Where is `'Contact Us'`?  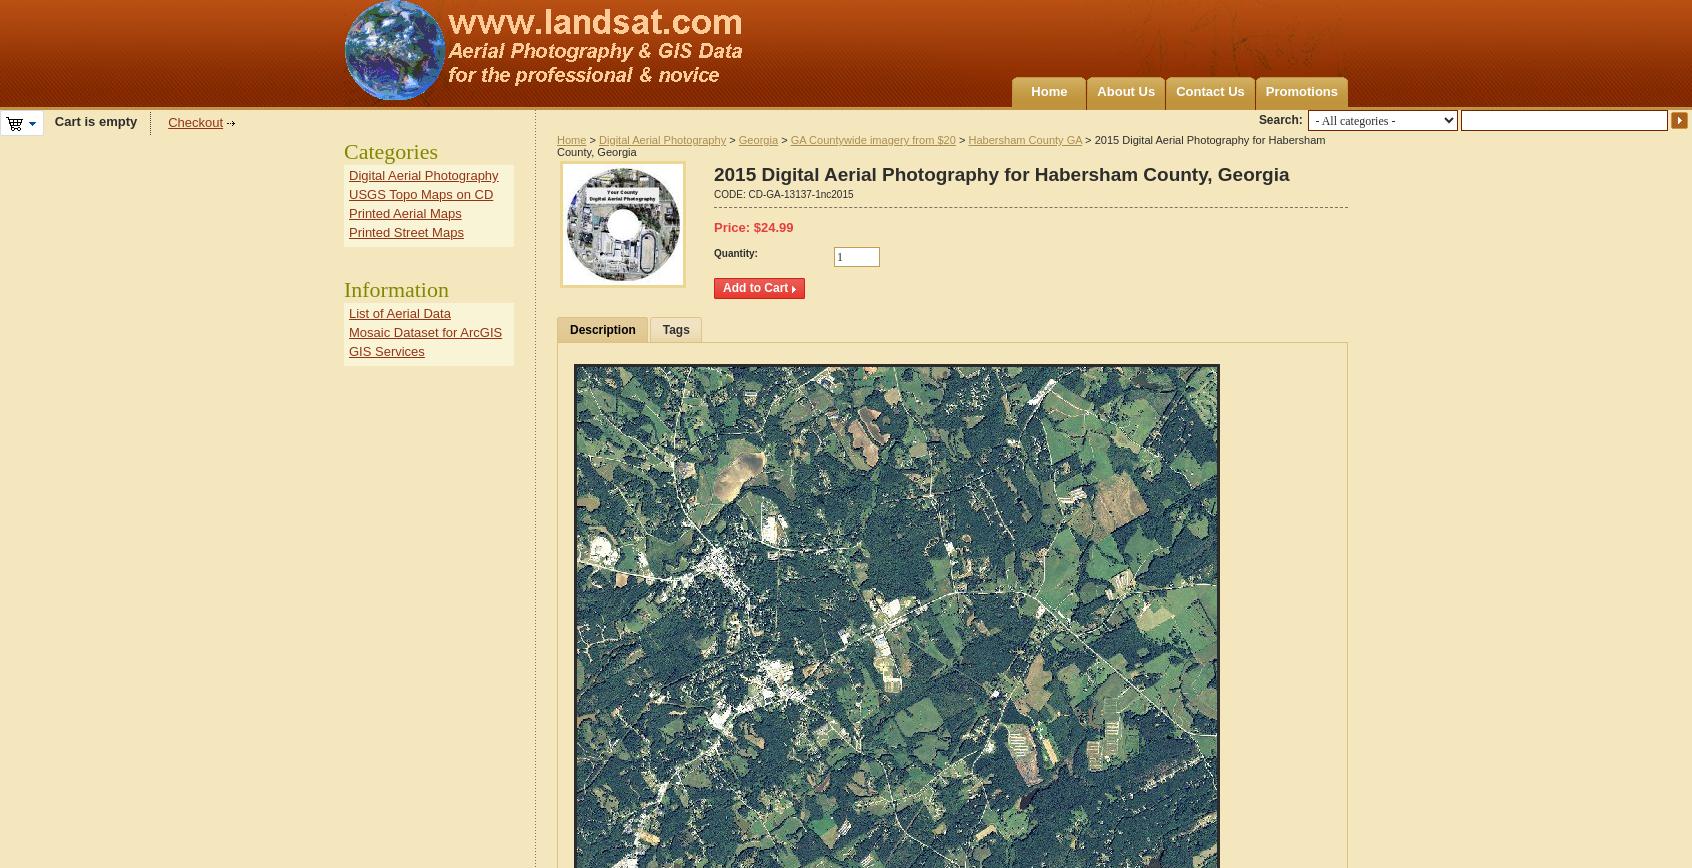 'Contact Us' is located at coordinates (1209, 91).